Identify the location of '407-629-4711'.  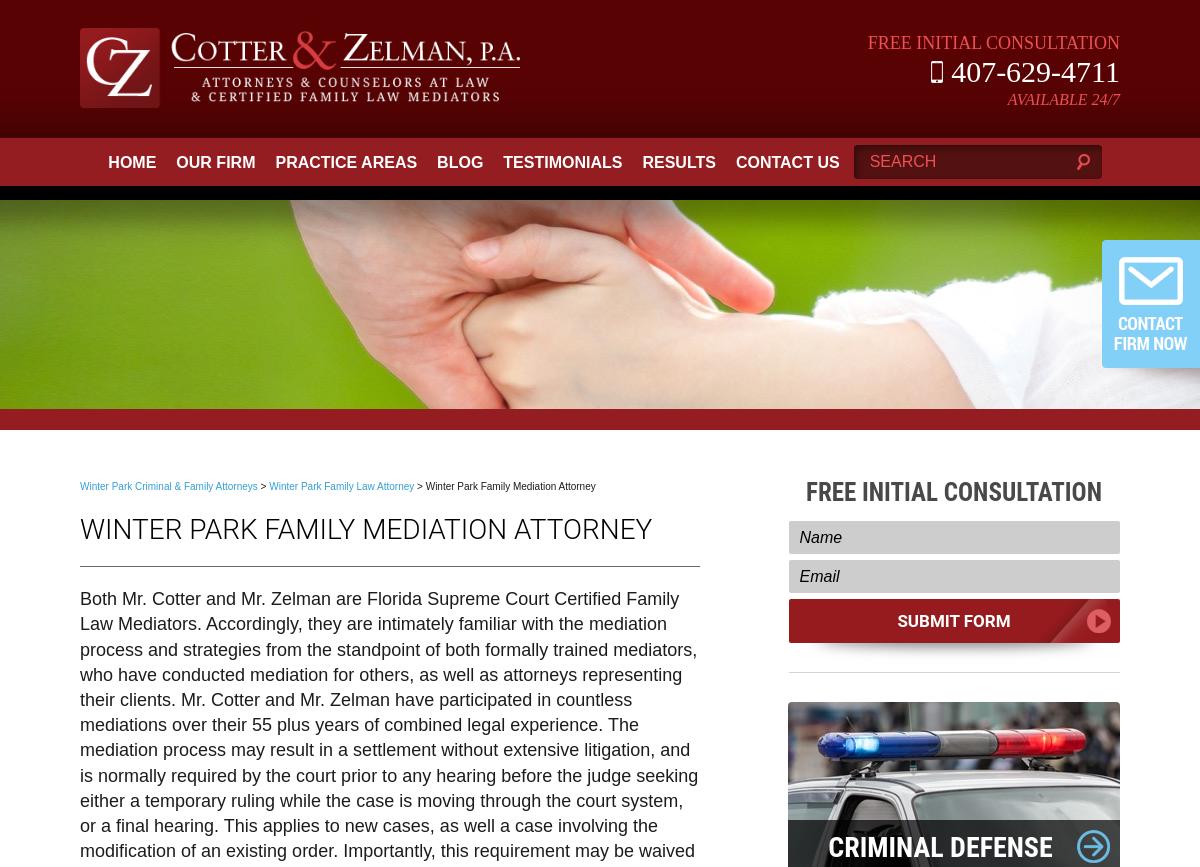
(1035, 77).